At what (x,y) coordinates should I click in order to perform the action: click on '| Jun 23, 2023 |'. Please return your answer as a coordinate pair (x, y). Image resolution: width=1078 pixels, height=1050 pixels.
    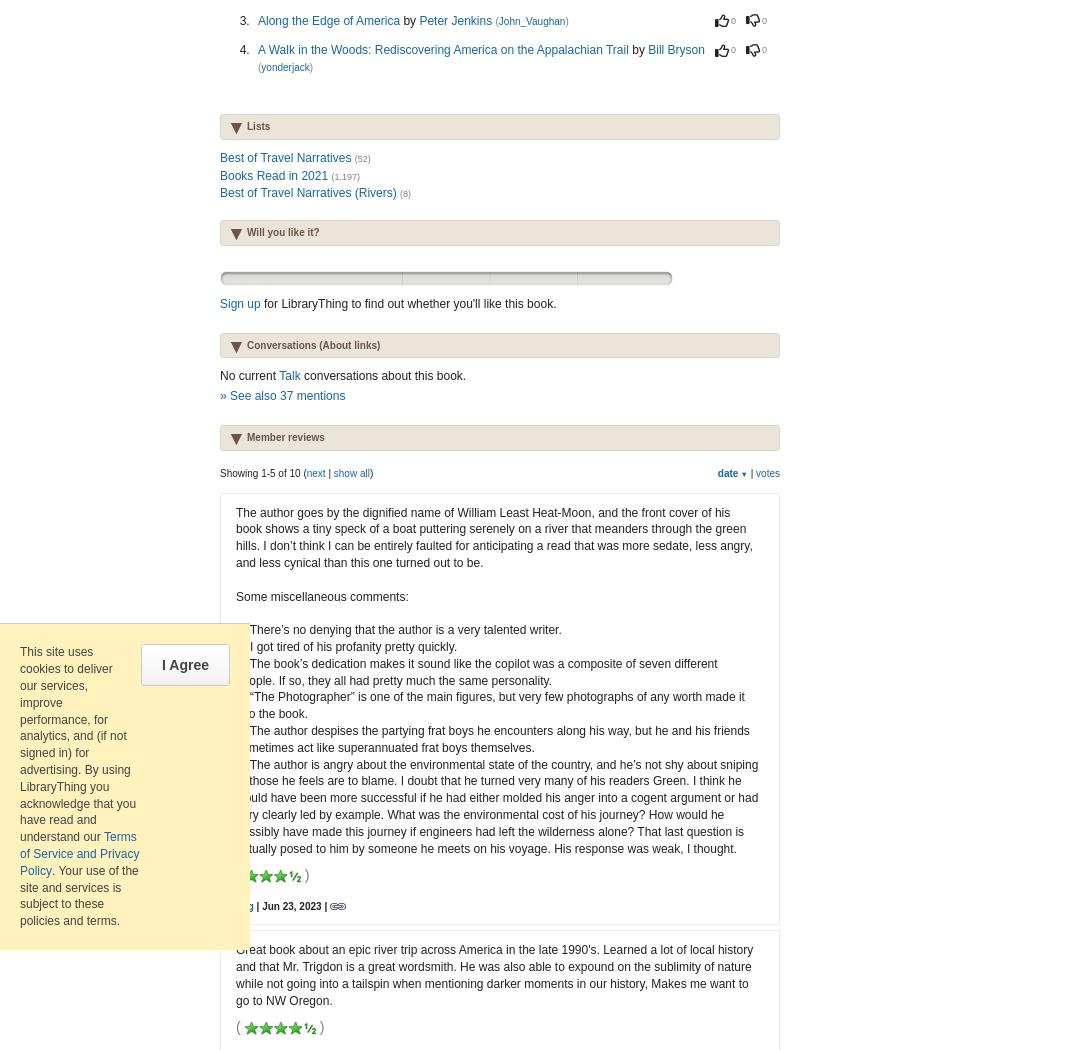
    Looking at the image, I should click on (290, 906).